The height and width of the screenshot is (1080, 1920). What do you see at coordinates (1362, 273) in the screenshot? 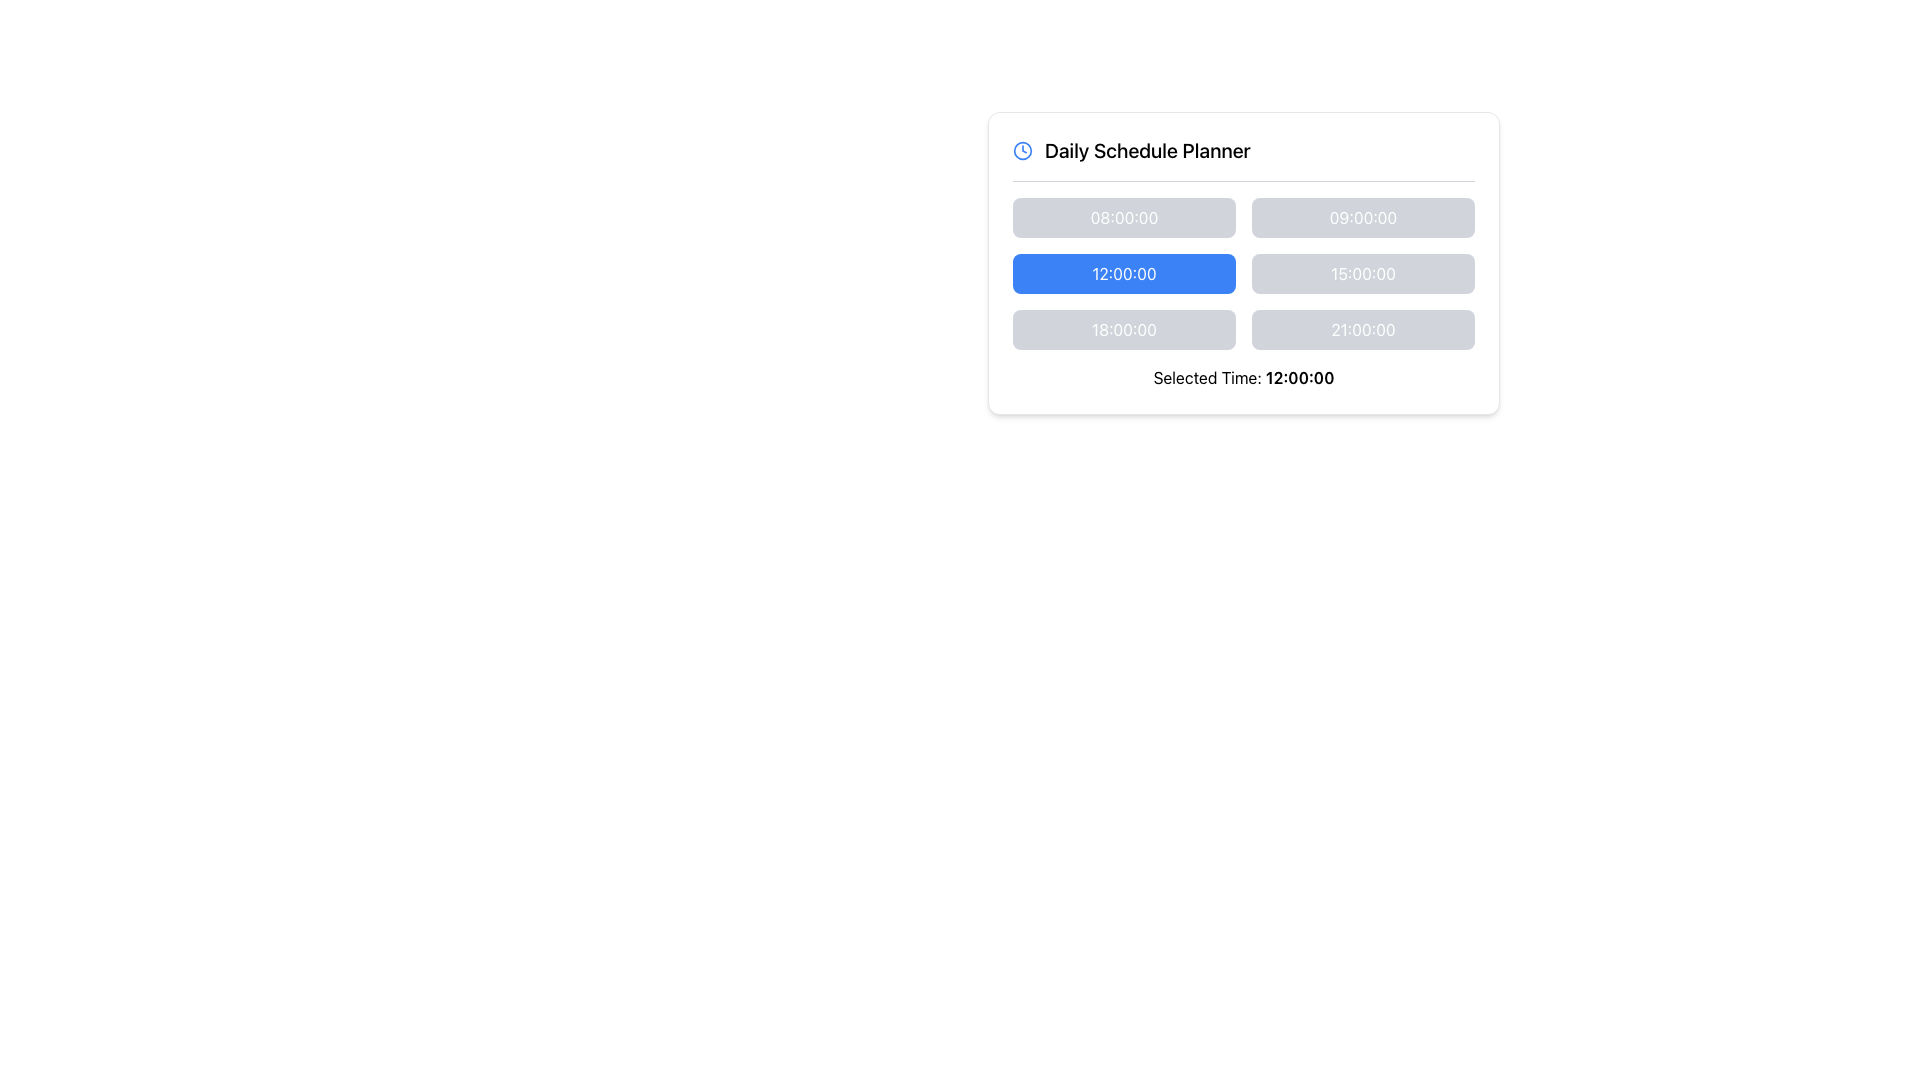
I see `the button labeled '15:00:00', which has a light gray background that darkens on hover` at bounding box center [1362, 273].